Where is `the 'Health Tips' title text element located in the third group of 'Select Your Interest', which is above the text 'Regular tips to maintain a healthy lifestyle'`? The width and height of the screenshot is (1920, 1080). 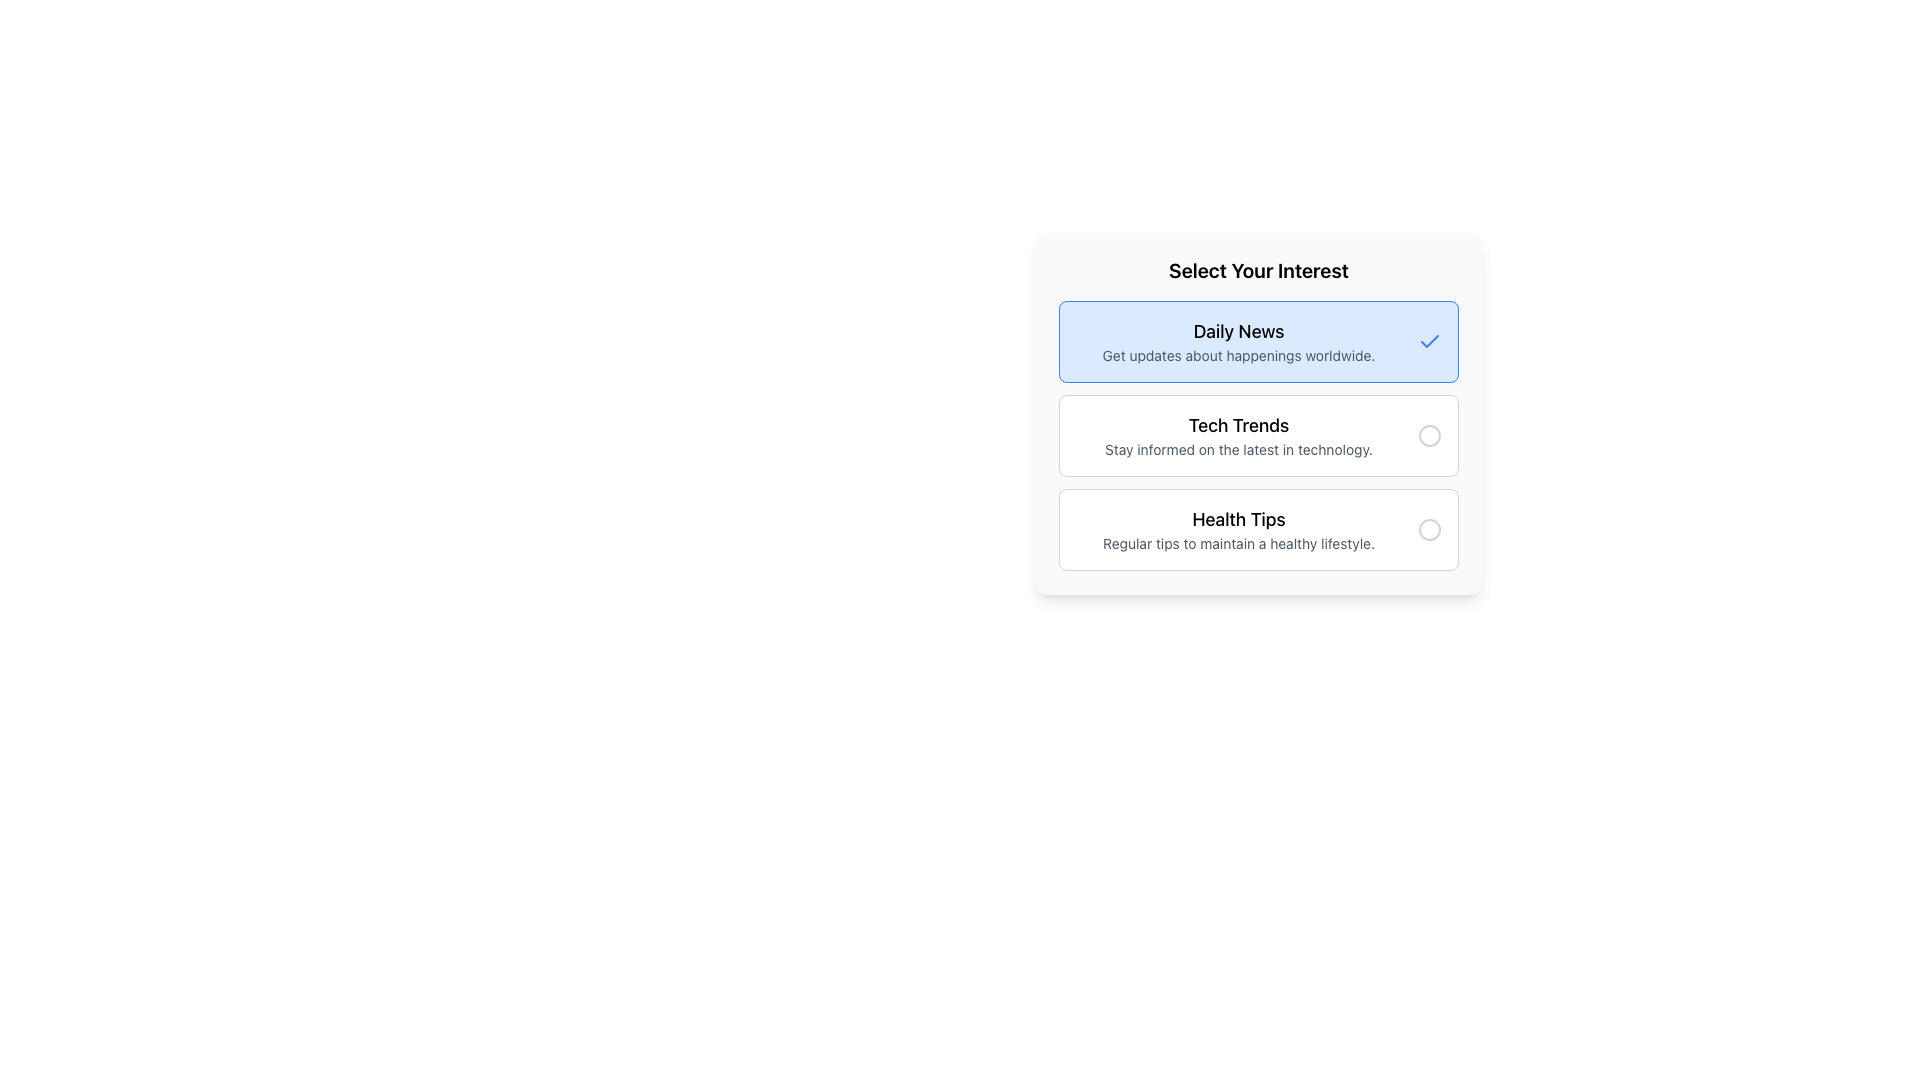 the 'Health Tips' title text element located in the third group of 'Select Your Interest', which is above the text 'Regular tips to maintain a healthy lifestyle' is located at coordinates (1237, 519).